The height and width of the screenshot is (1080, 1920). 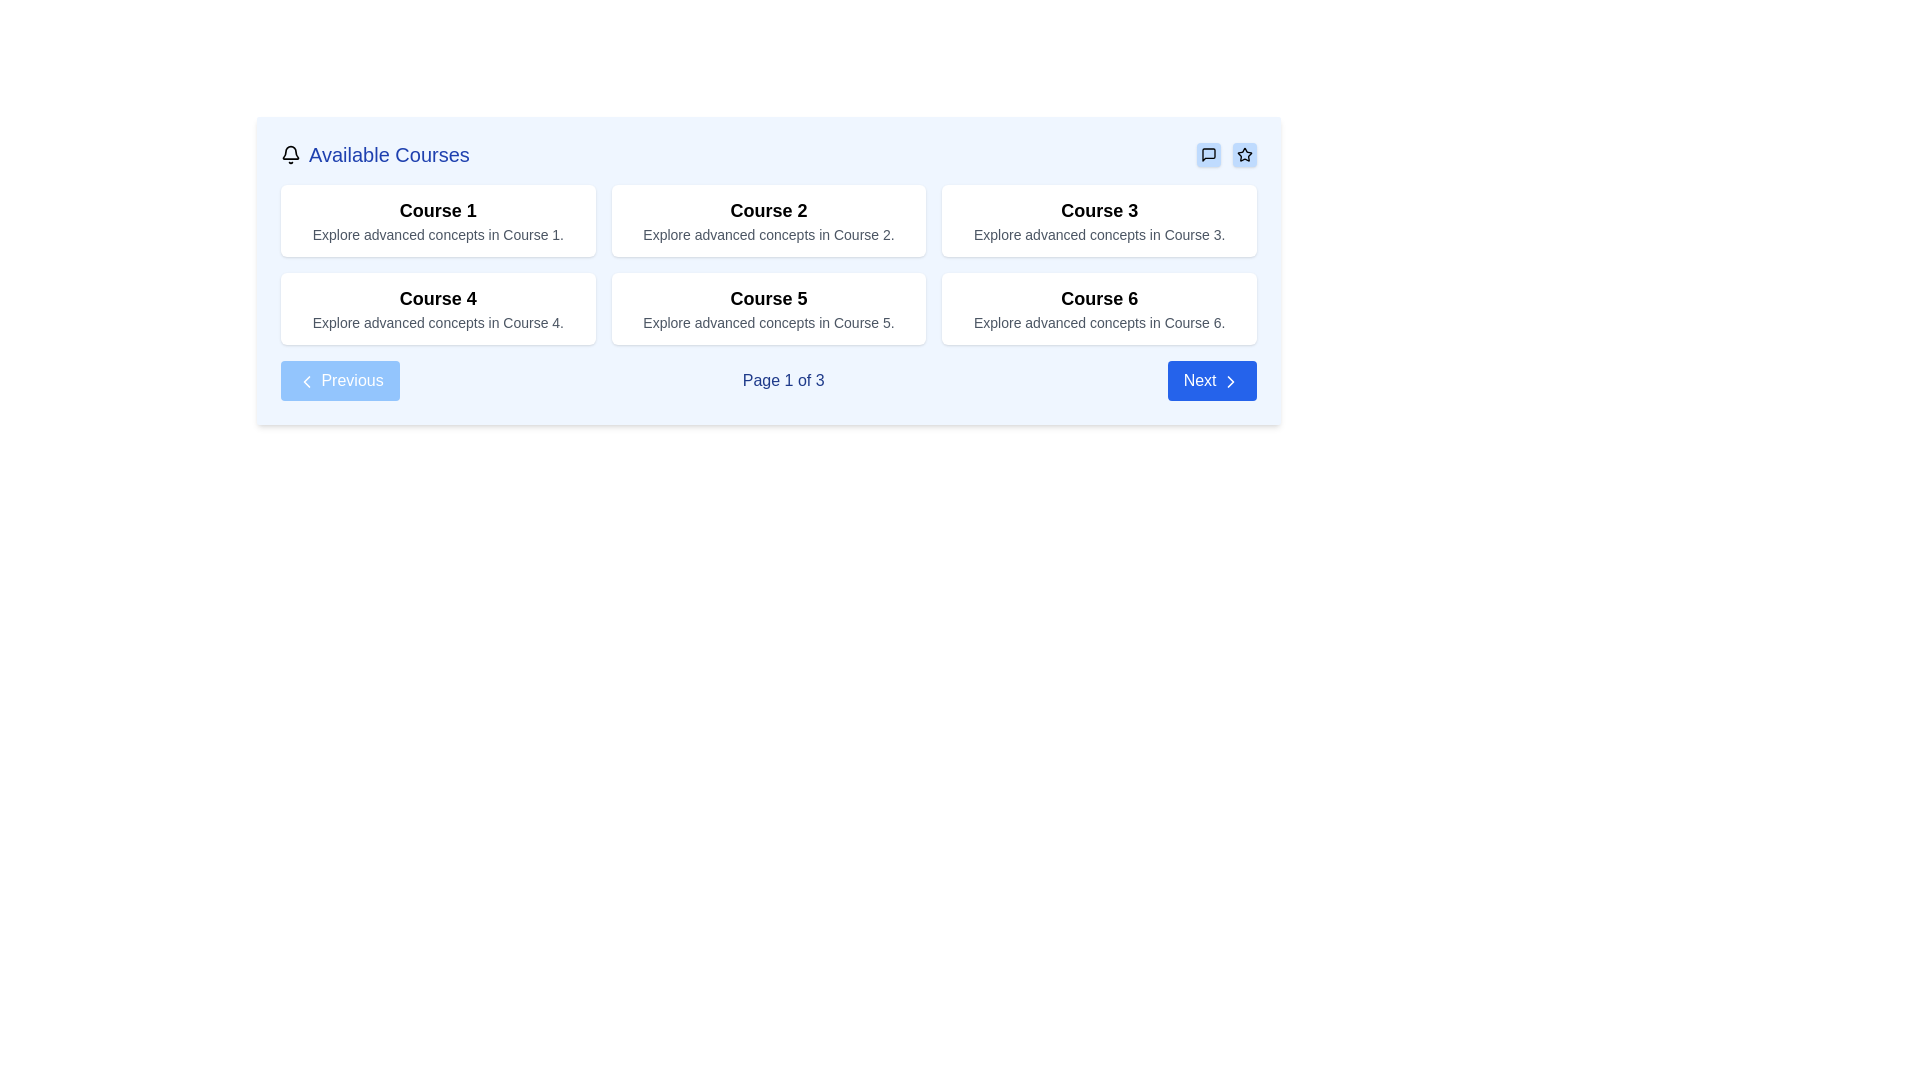 I want to click on the informational card displaying the title and description of a course, located in the upper right corner of the grid layout, specifically the third card in the top row, so click(x=1098, y=220).